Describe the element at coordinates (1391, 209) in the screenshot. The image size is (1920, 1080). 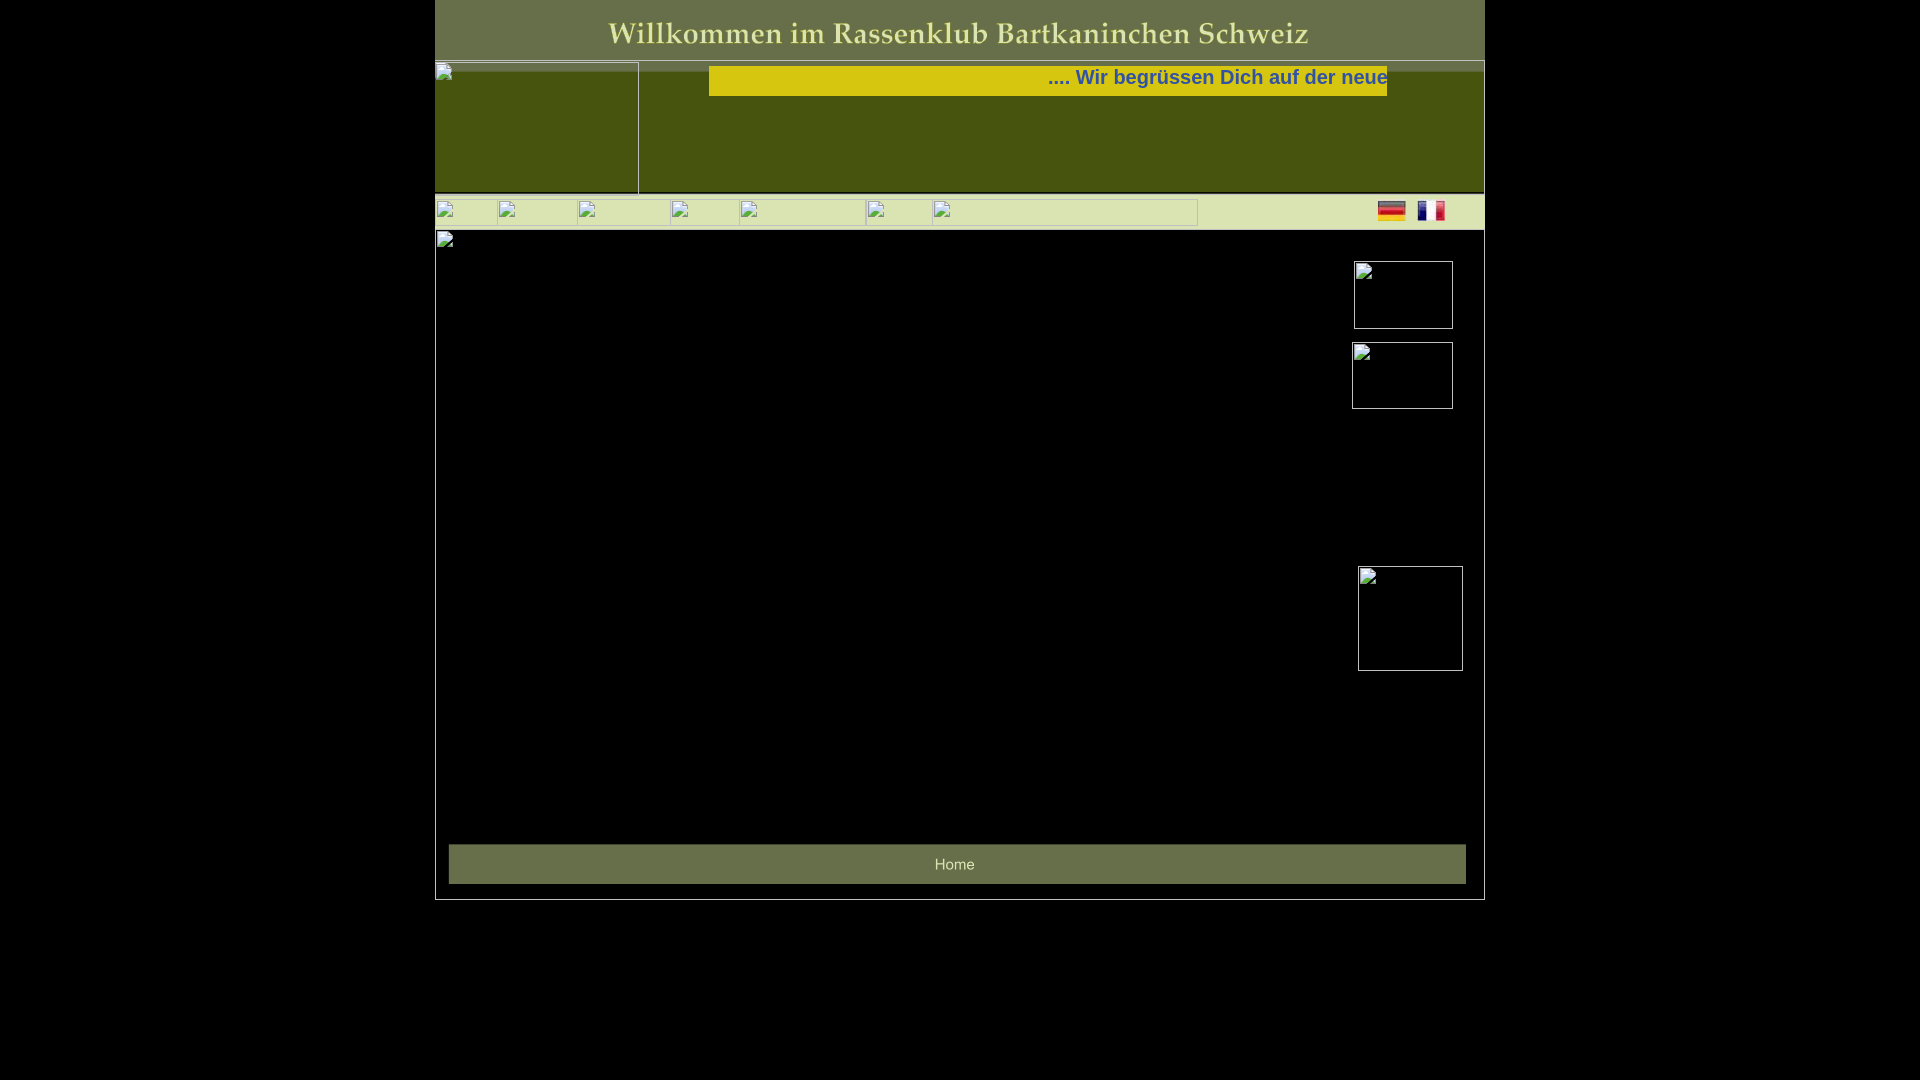
I see `'DE'` at that location.